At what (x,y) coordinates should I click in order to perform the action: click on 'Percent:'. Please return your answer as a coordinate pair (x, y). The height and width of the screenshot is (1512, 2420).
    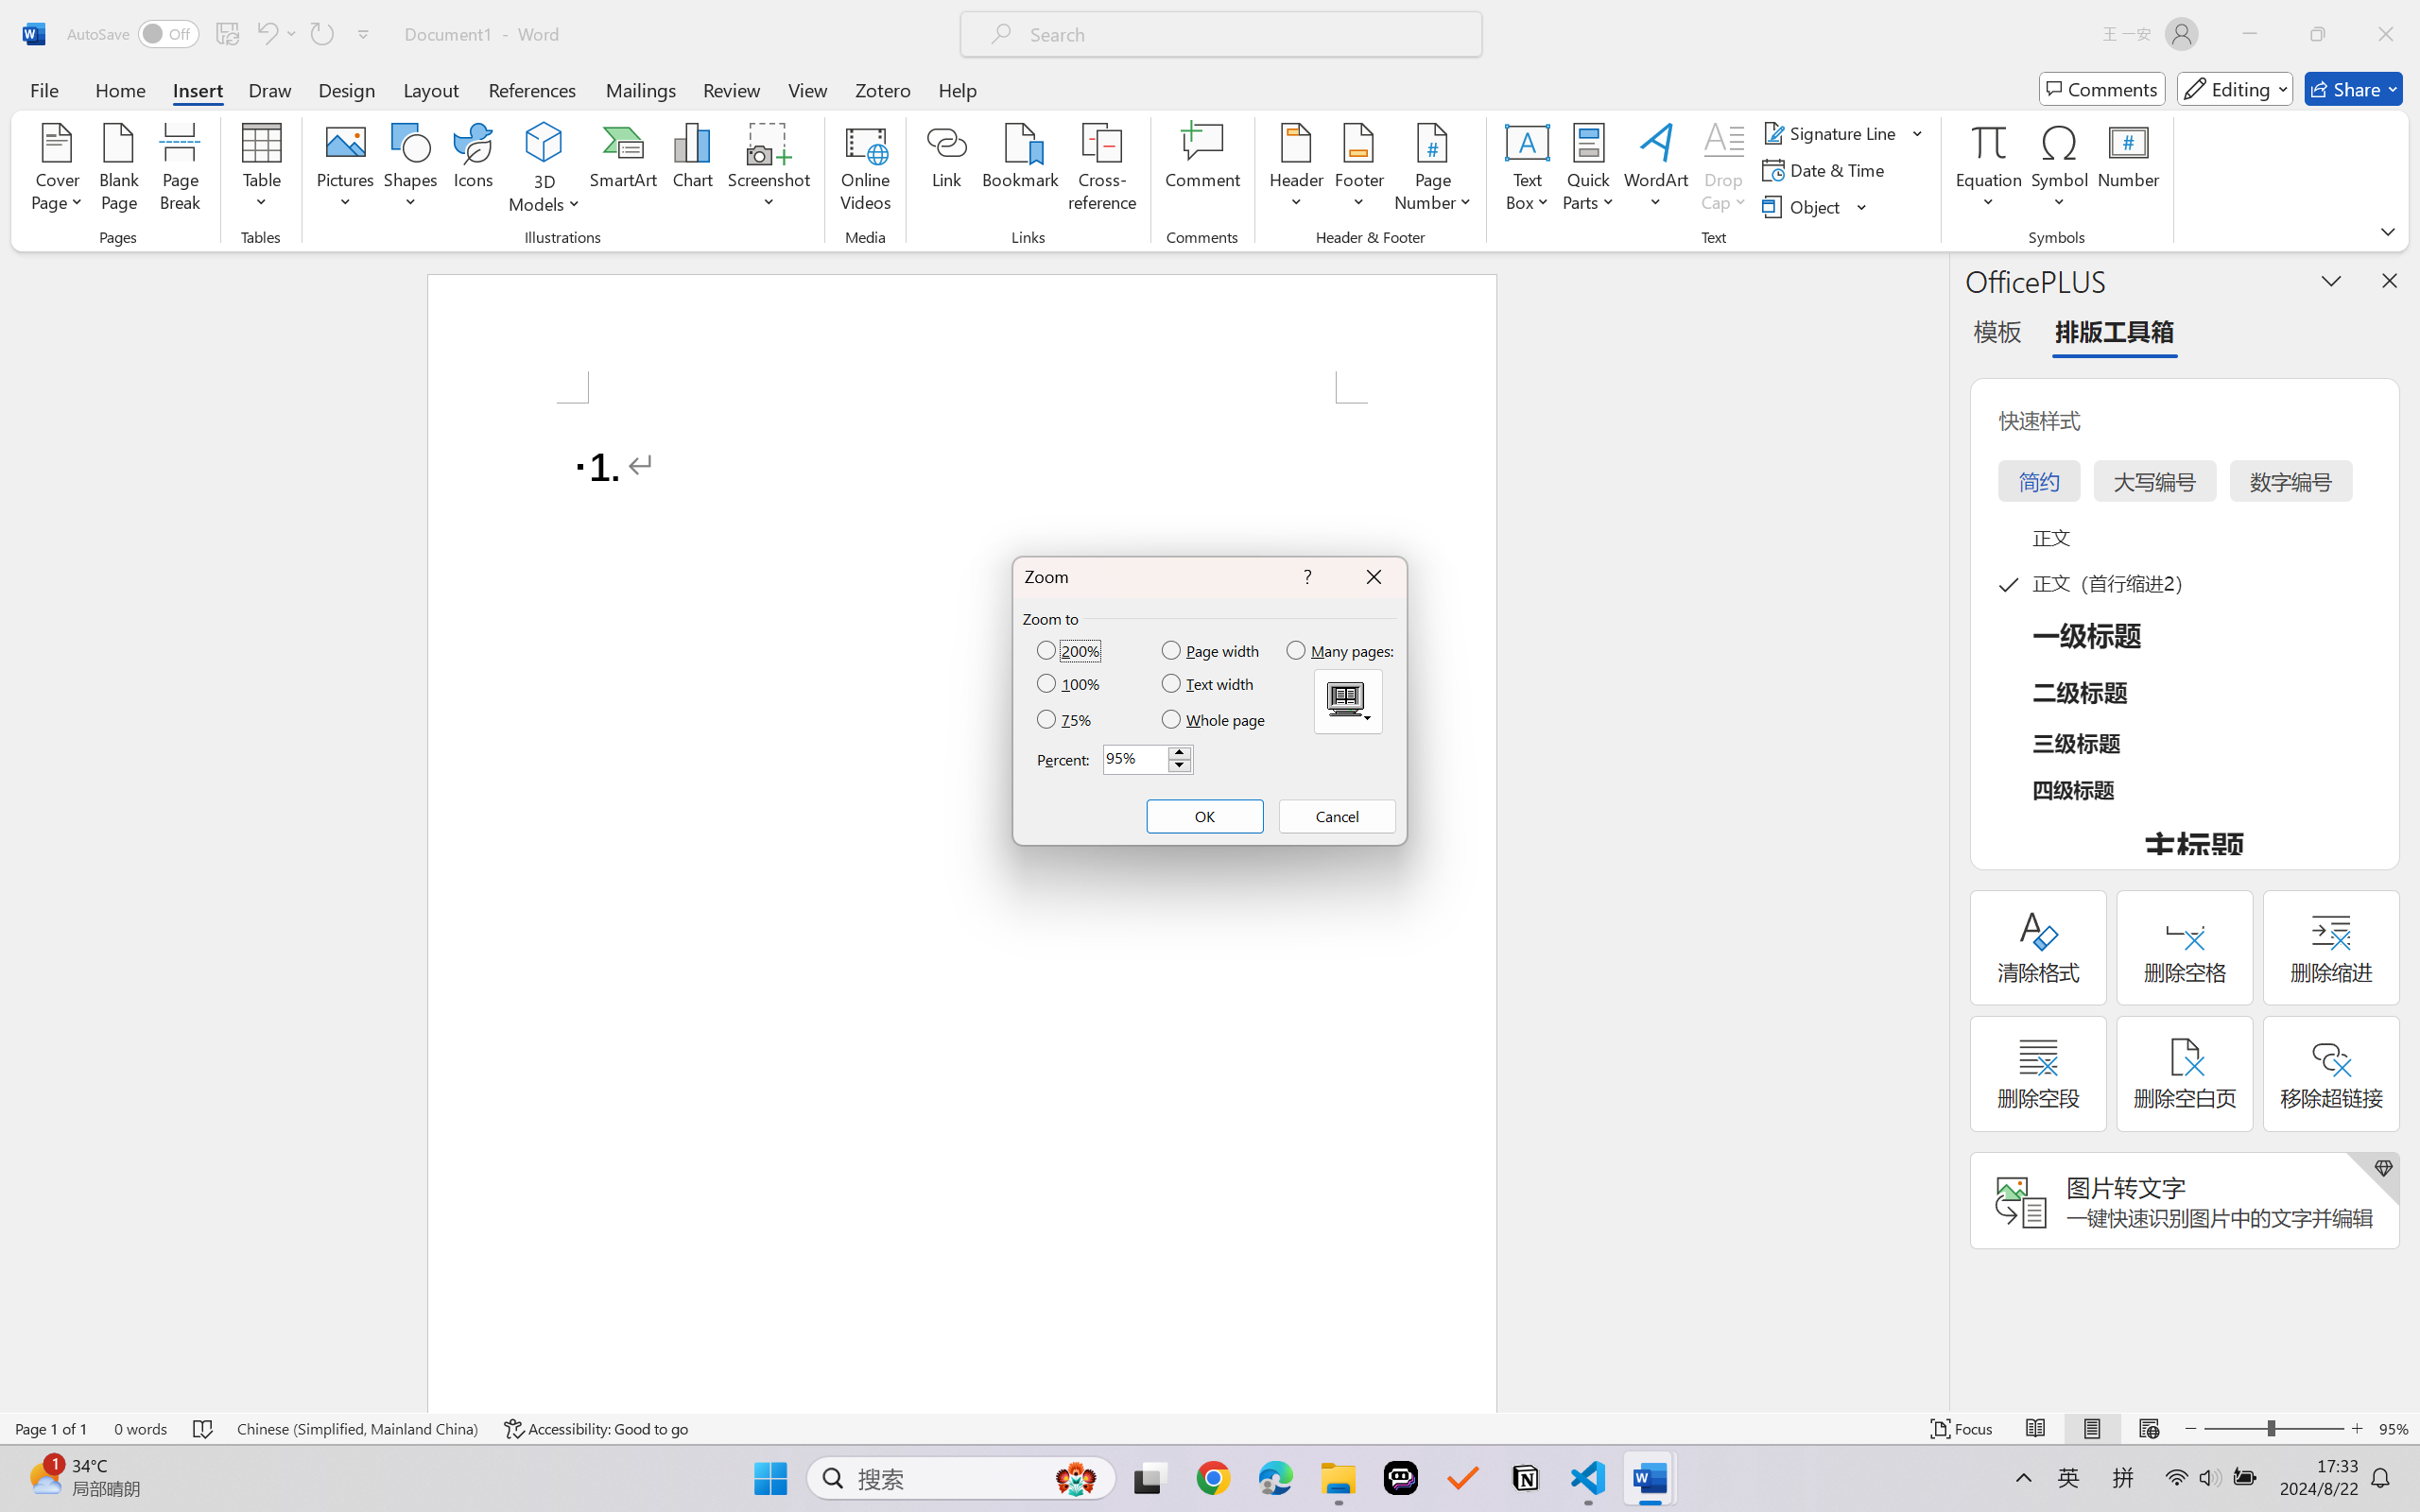
    Looking at the image, I should click on (1148, 759).